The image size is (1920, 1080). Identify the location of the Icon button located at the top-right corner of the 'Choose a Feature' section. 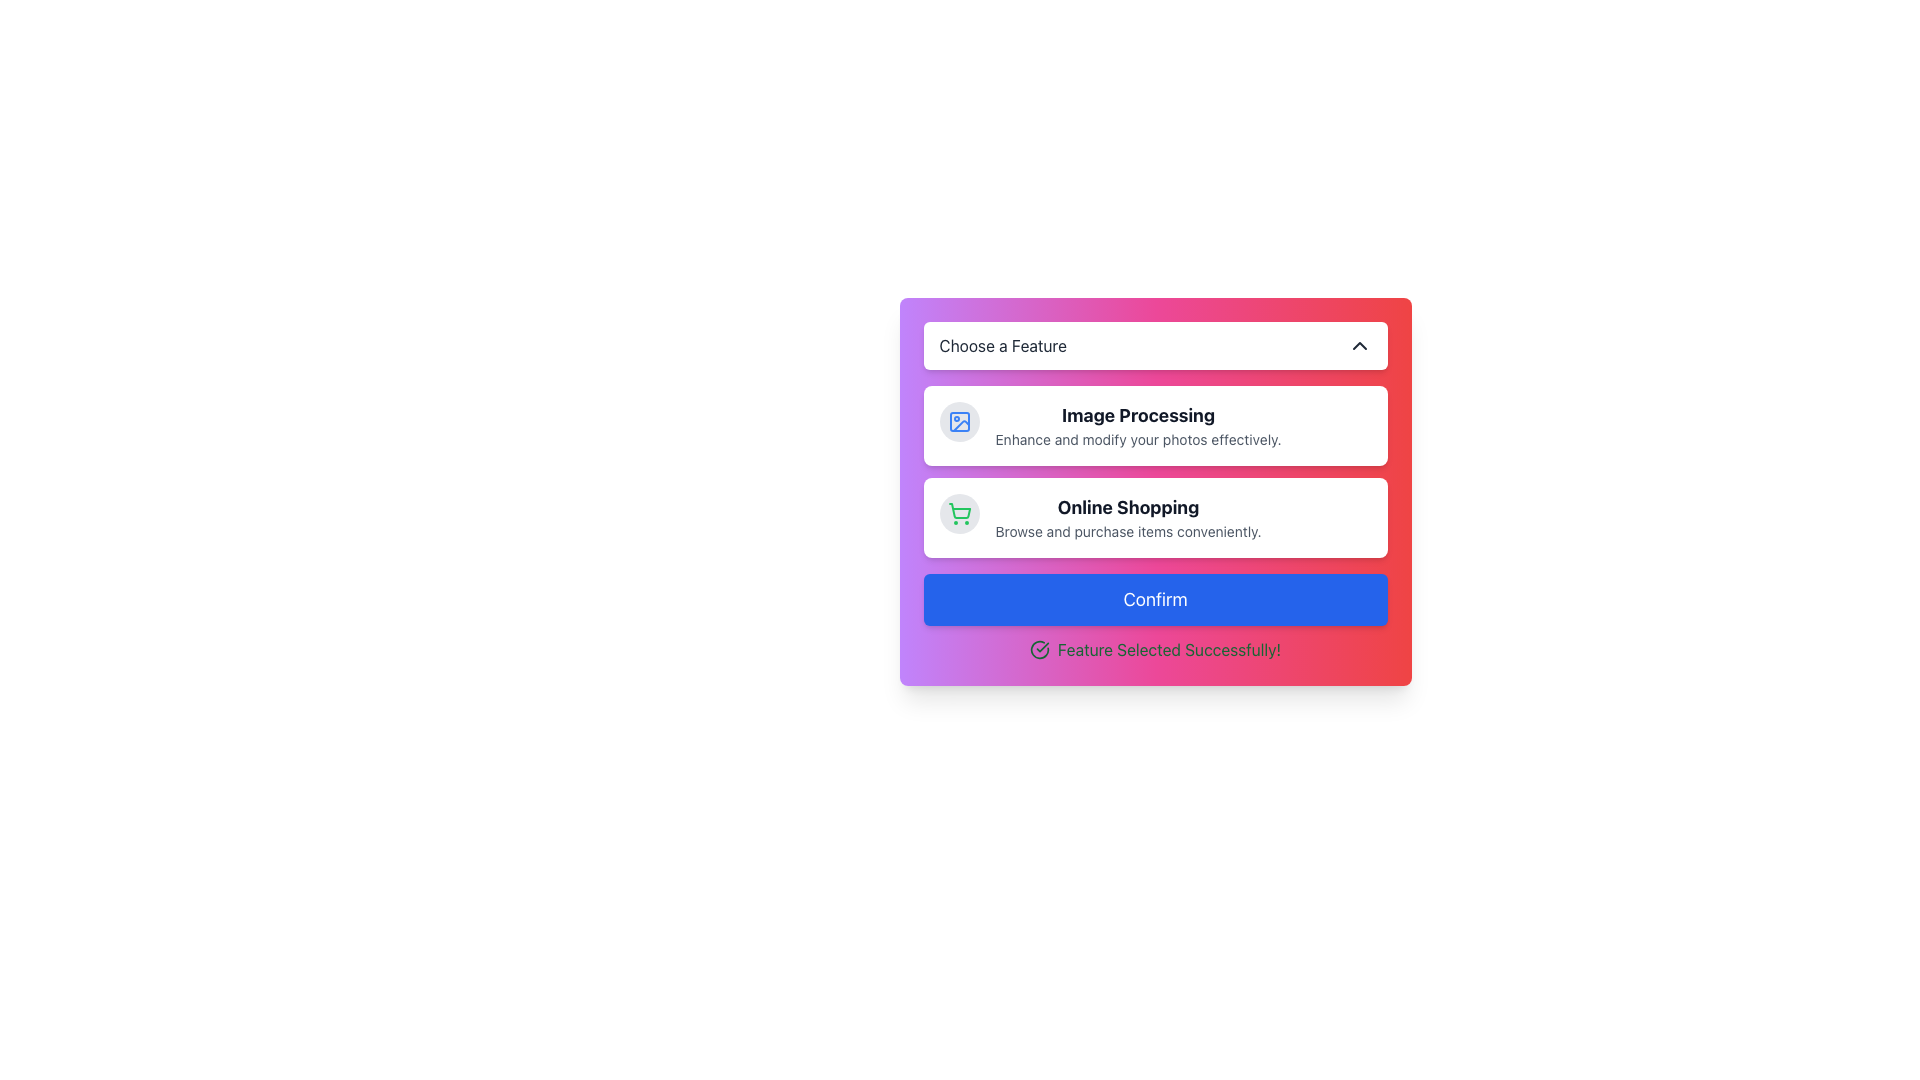
(1359, 345).